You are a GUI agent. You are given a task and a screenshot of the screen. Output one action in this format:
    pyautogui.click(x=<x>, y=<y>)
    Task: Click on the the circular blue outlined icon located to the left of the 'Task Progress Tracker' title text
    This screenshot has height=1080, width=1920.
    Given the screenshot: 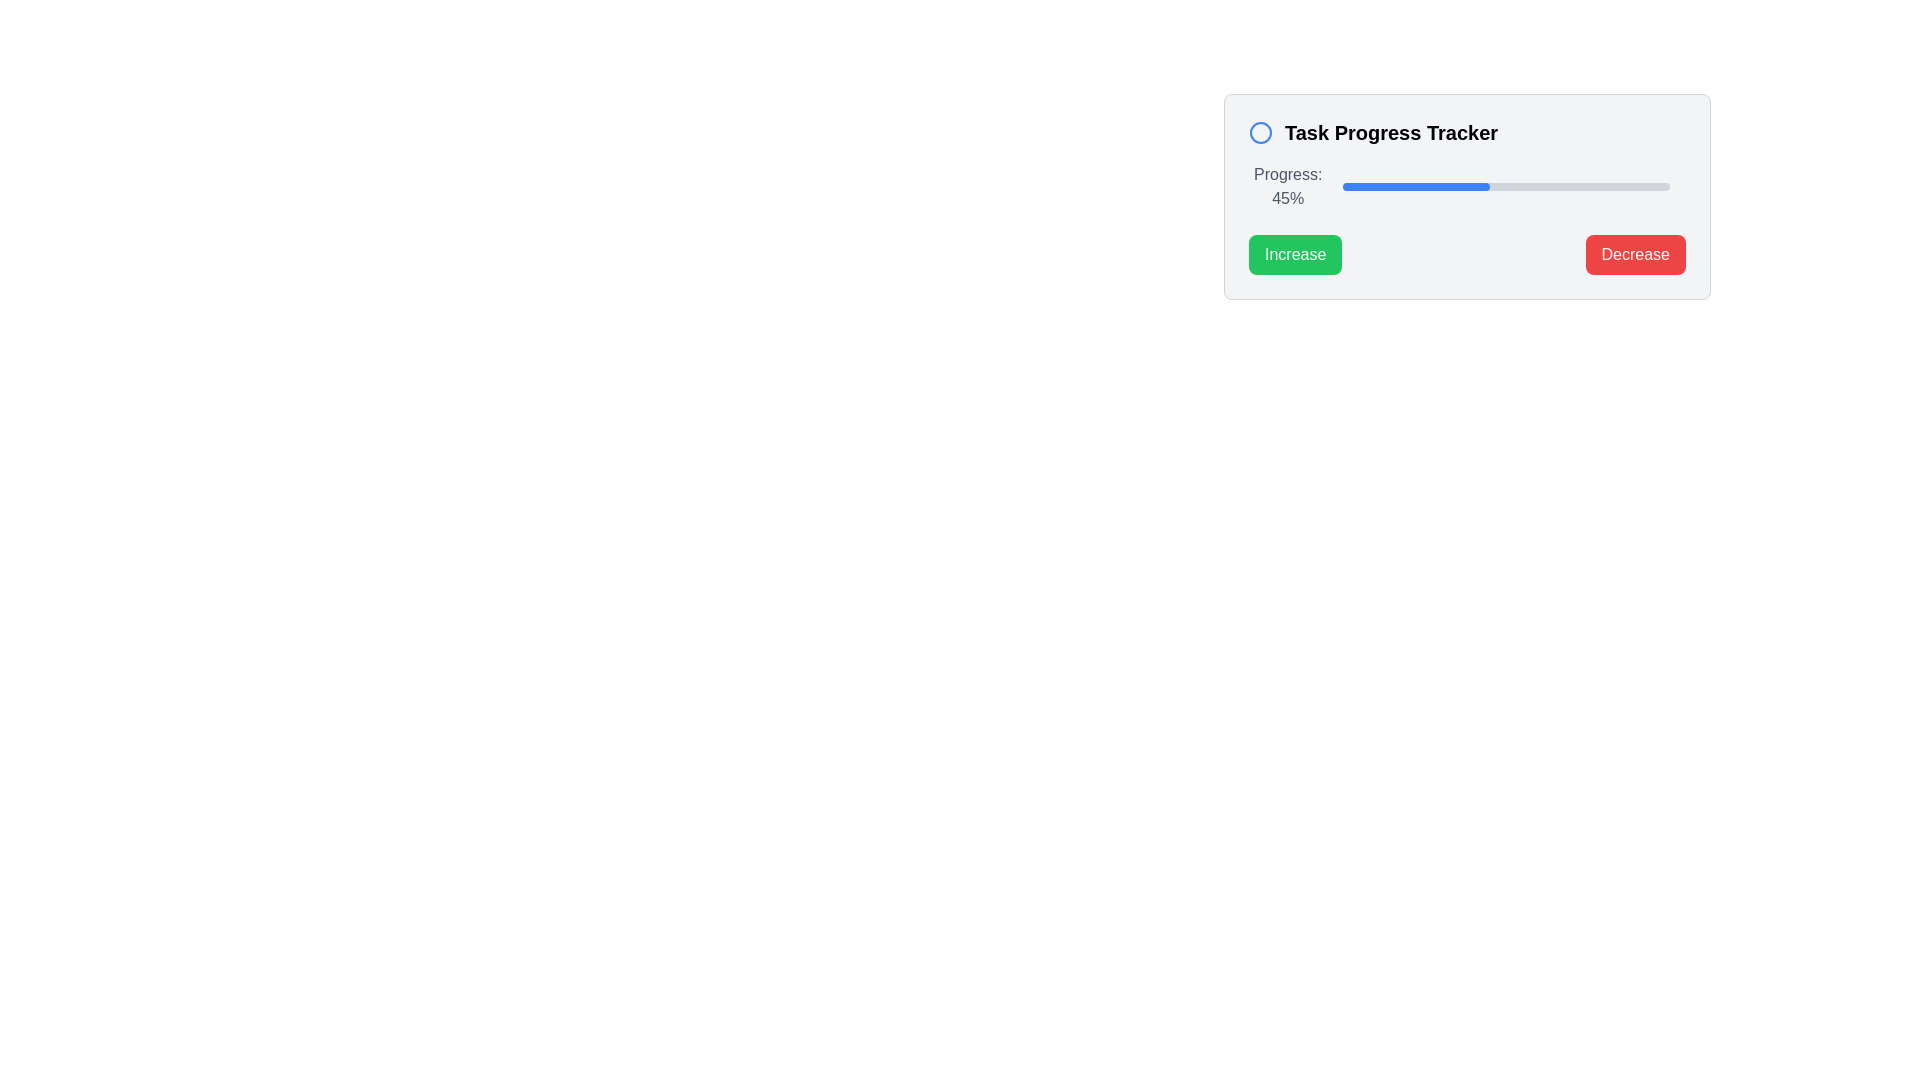 What is the action you would take?
    pyautogui.click(x=1260, y=132)
    